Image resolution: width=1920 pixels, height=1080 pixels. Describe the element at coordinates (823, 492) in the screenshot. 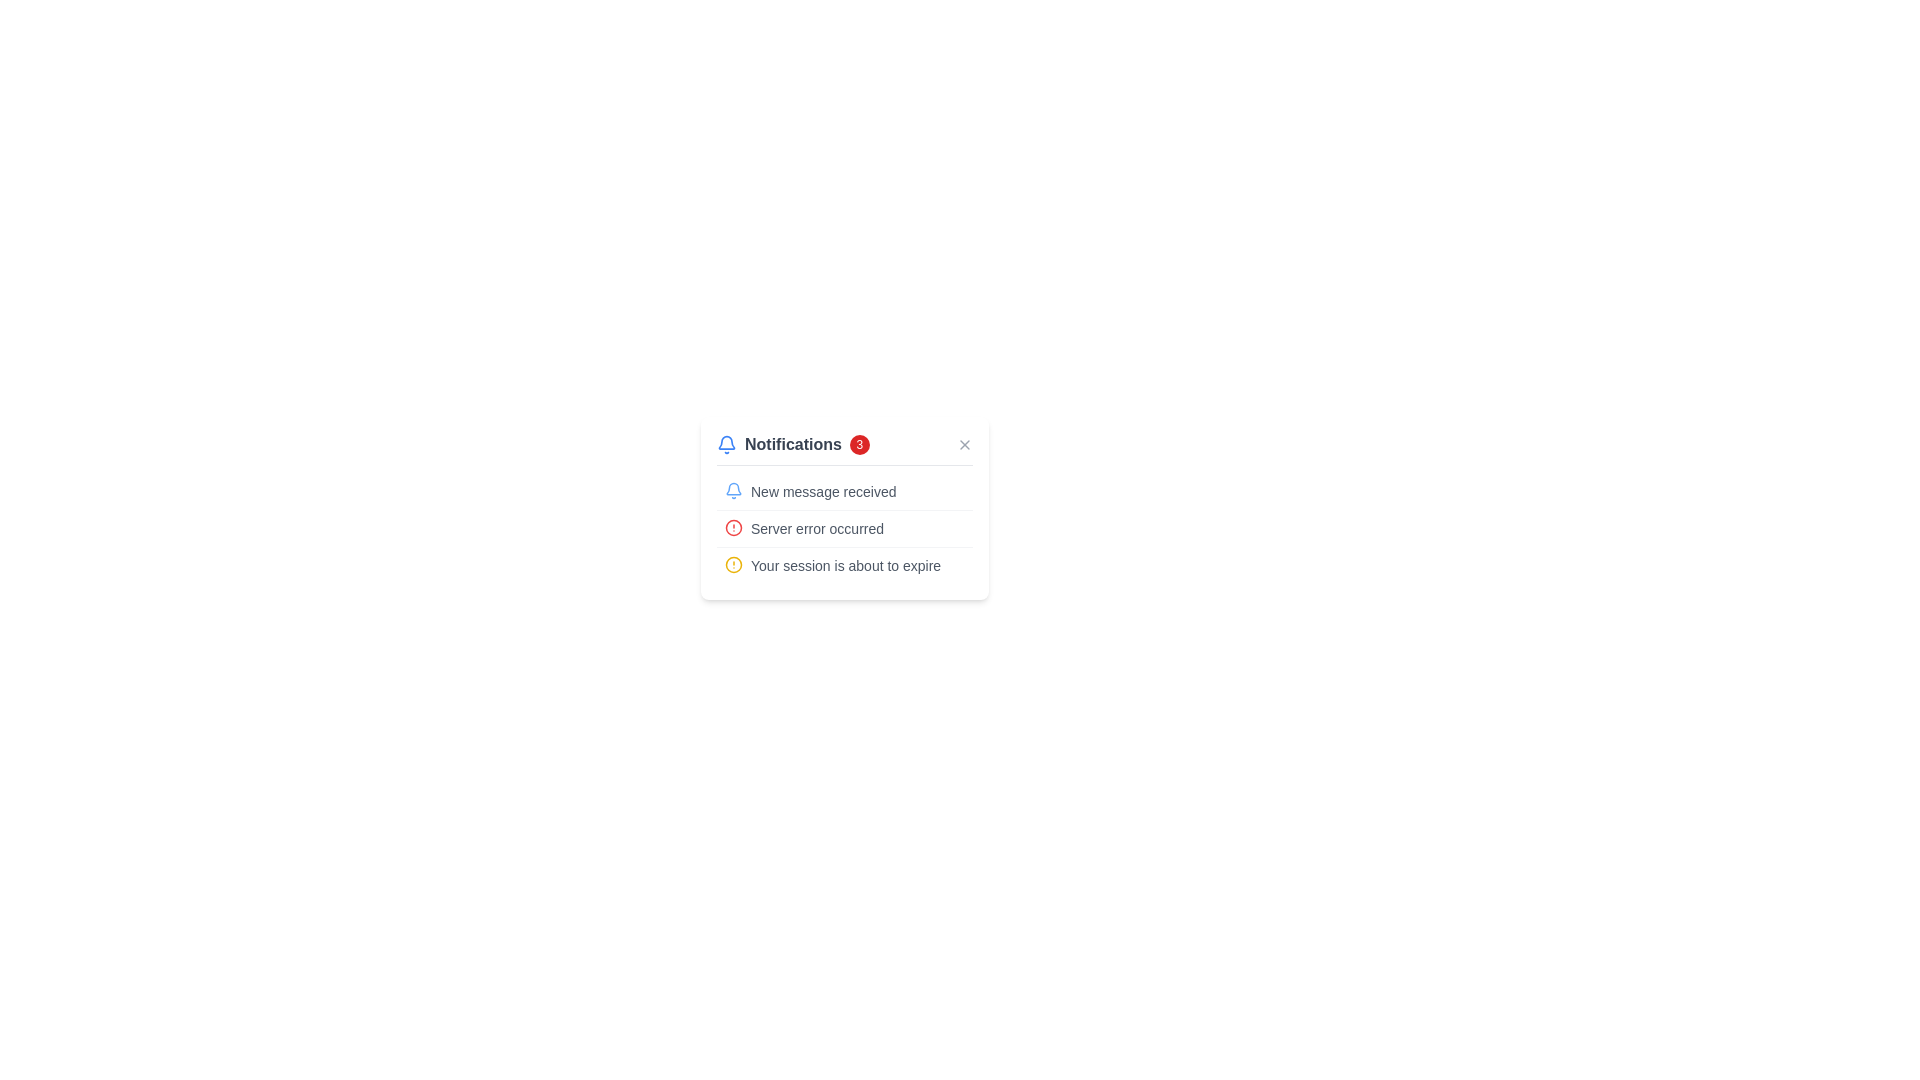

I see `the text label displaying 'New message received' which is the first item in the notifications list` at that location.